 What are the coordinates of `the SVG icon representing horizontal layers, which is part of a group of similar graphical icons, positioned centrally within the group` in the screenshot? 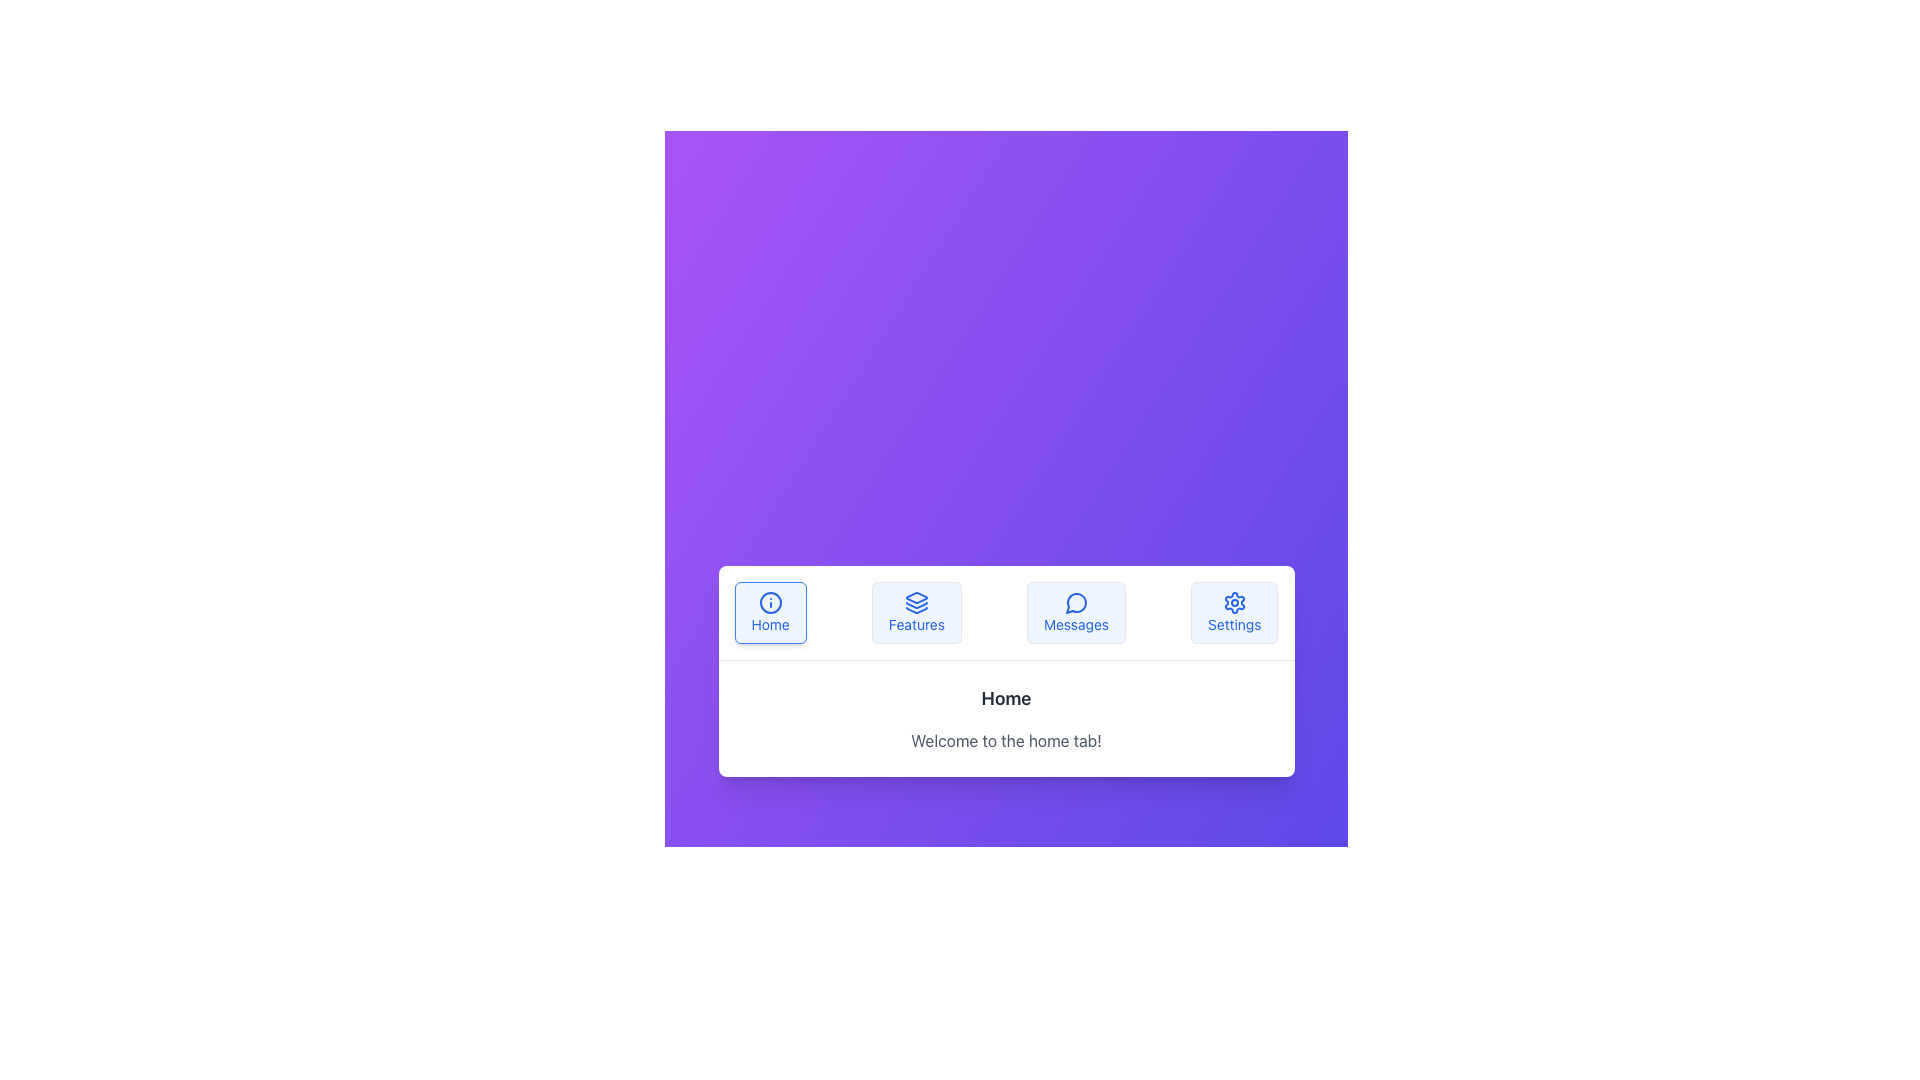 It's located at (915, 604).